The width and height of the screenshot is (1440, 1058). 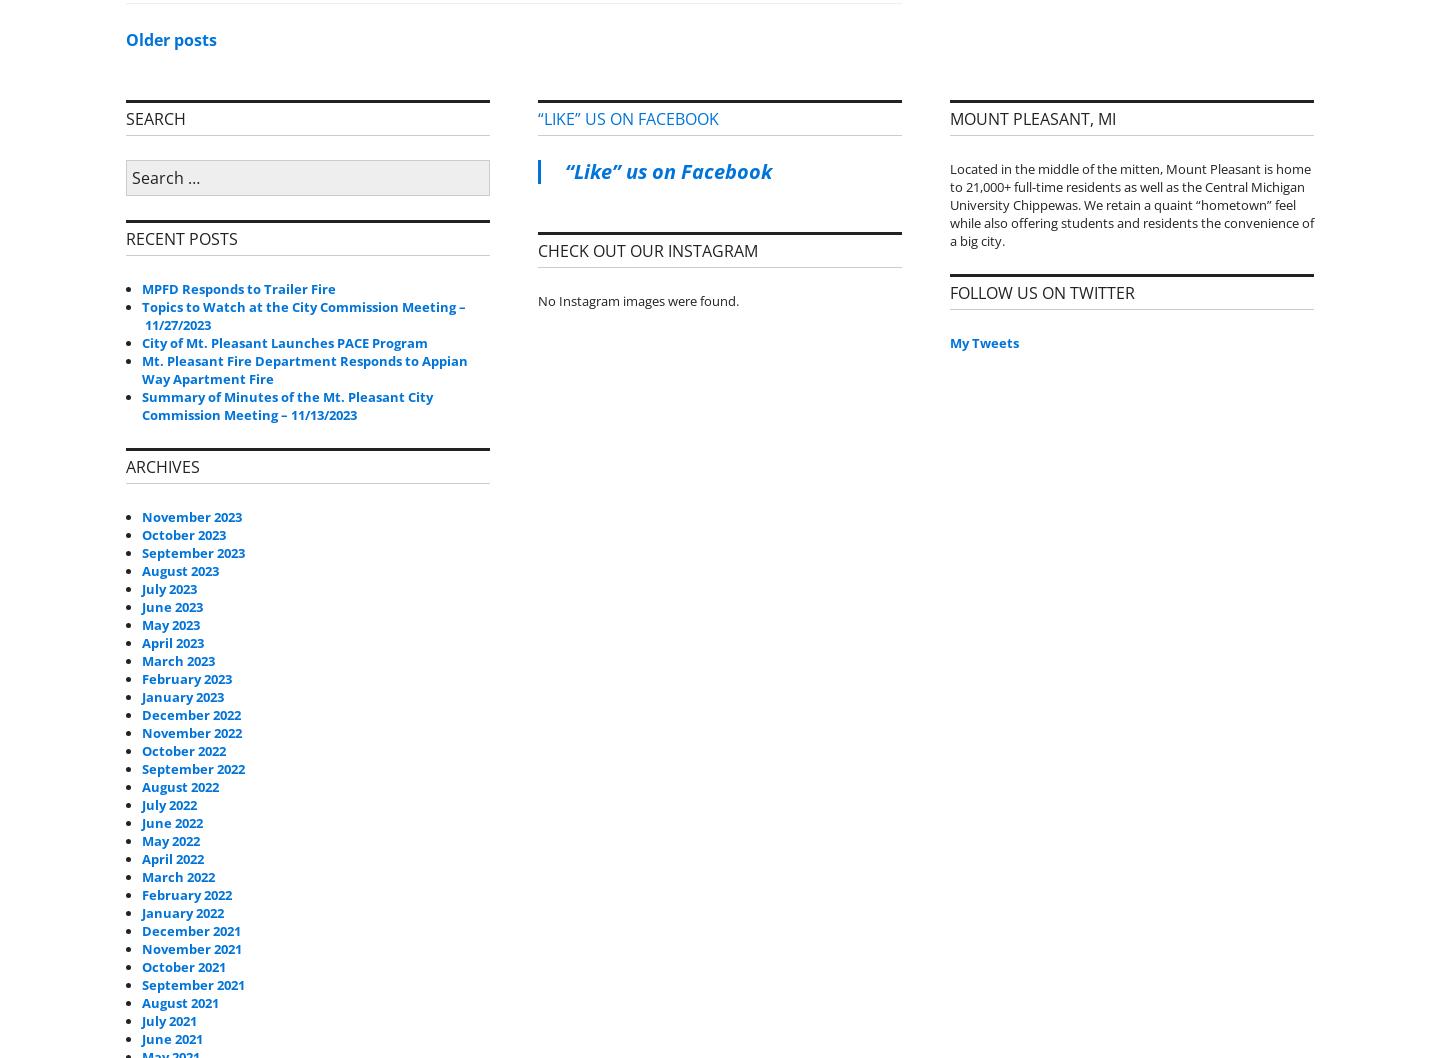 I want to click on 'July 2022', so click(x=168, y=802).